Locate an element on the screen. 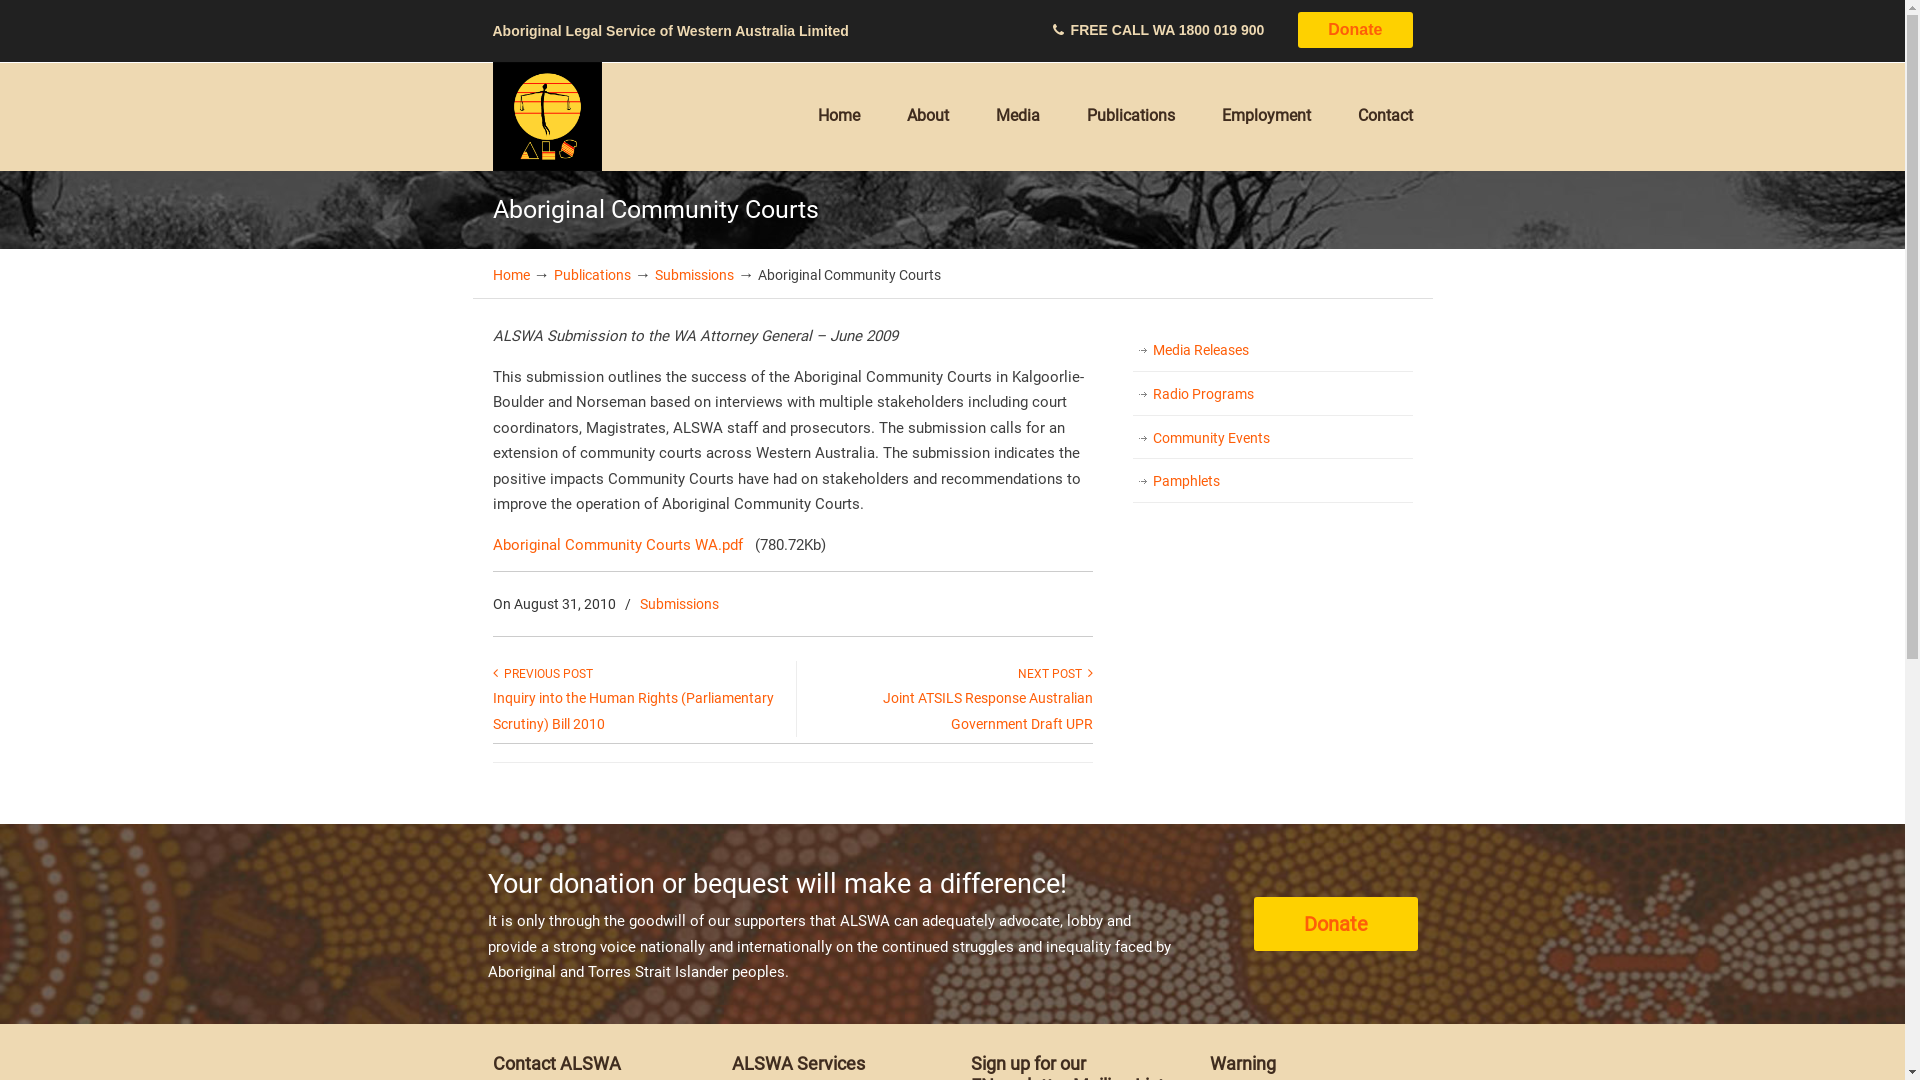 This screenshot has height=1080, width=1920. 'Radio Programs' is located at coordinates (1132, 394).